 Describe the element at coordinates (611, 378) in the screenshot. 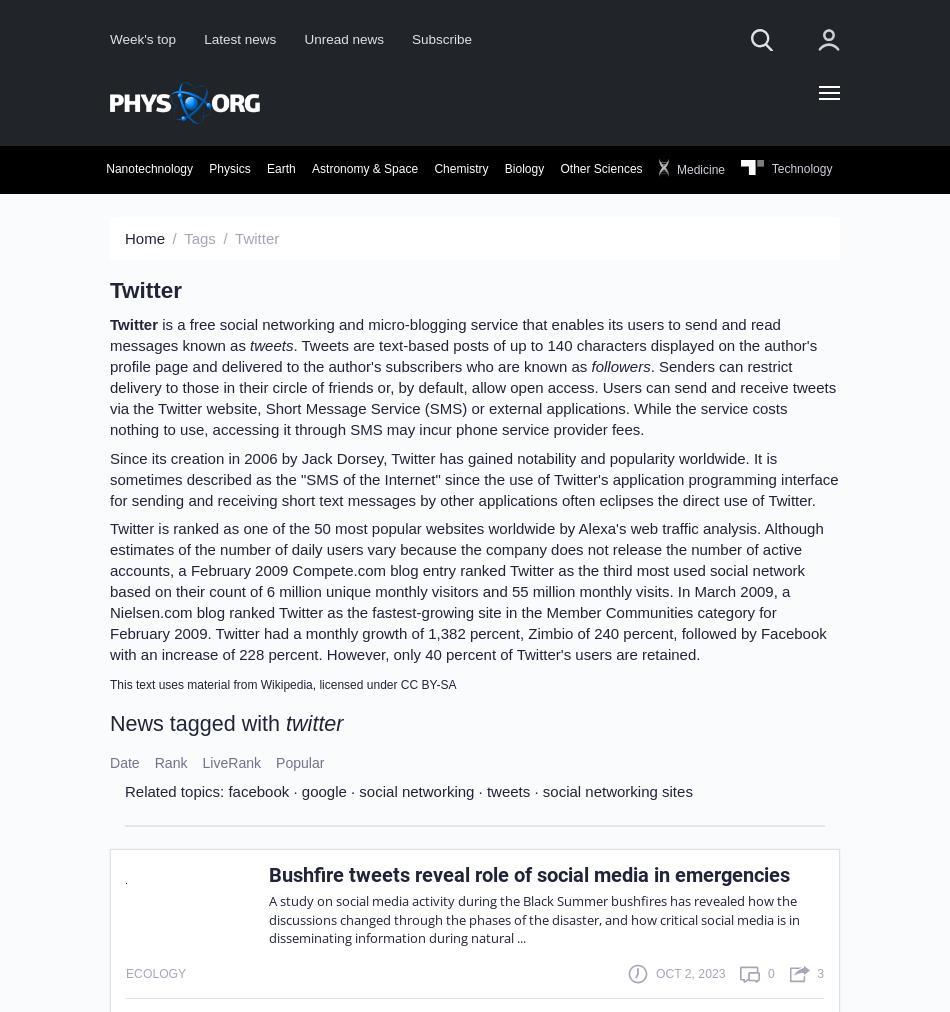

I see `'Forget Password?'` at that location.